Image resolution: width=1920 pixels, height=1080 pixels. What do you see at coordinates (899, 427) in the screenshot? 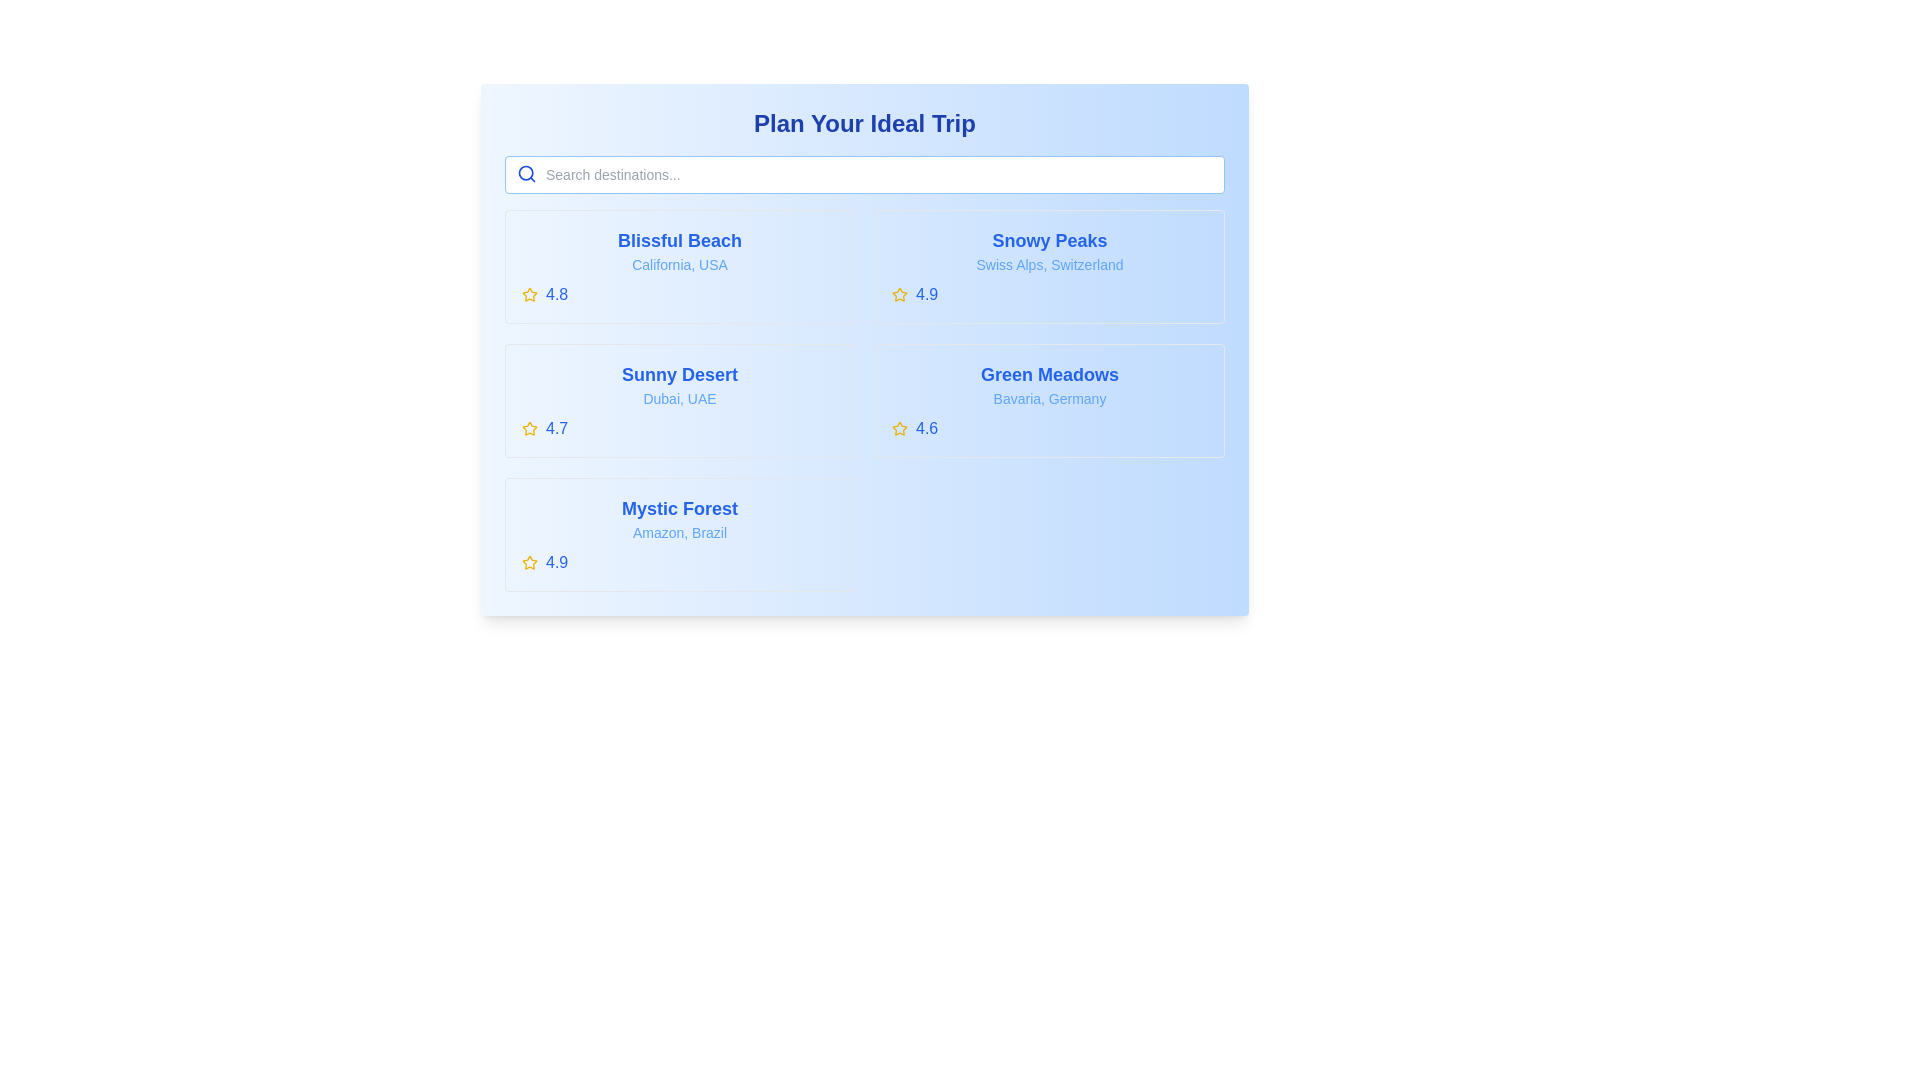
I see `the star icon associated with the 'Green Meadows' destination card, which indicates a rating of 4.6 and is located in the bottom-right quadrant of the main list` at bounding box center [899, 427].